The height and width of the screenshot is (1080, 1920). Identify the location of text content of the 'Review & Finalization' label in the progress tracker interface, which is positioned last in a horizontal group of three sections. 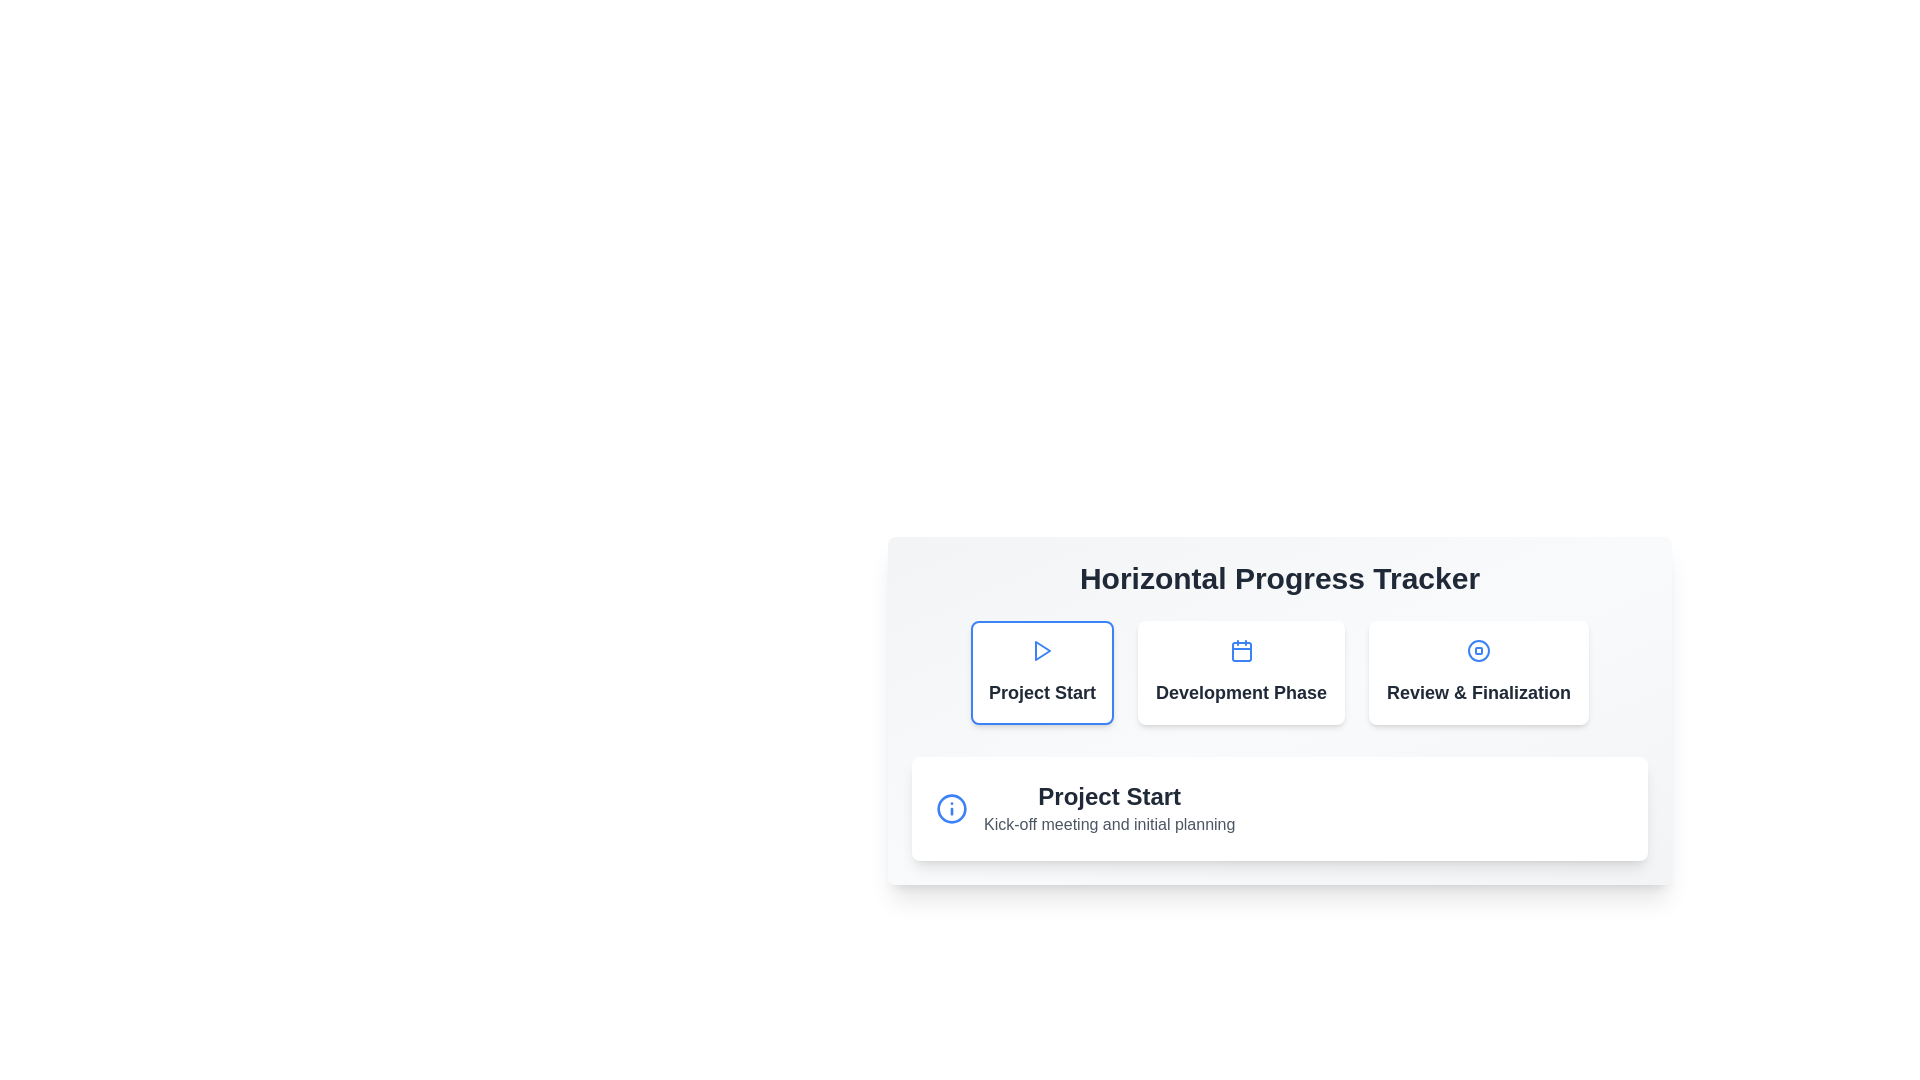
(1478, 692).